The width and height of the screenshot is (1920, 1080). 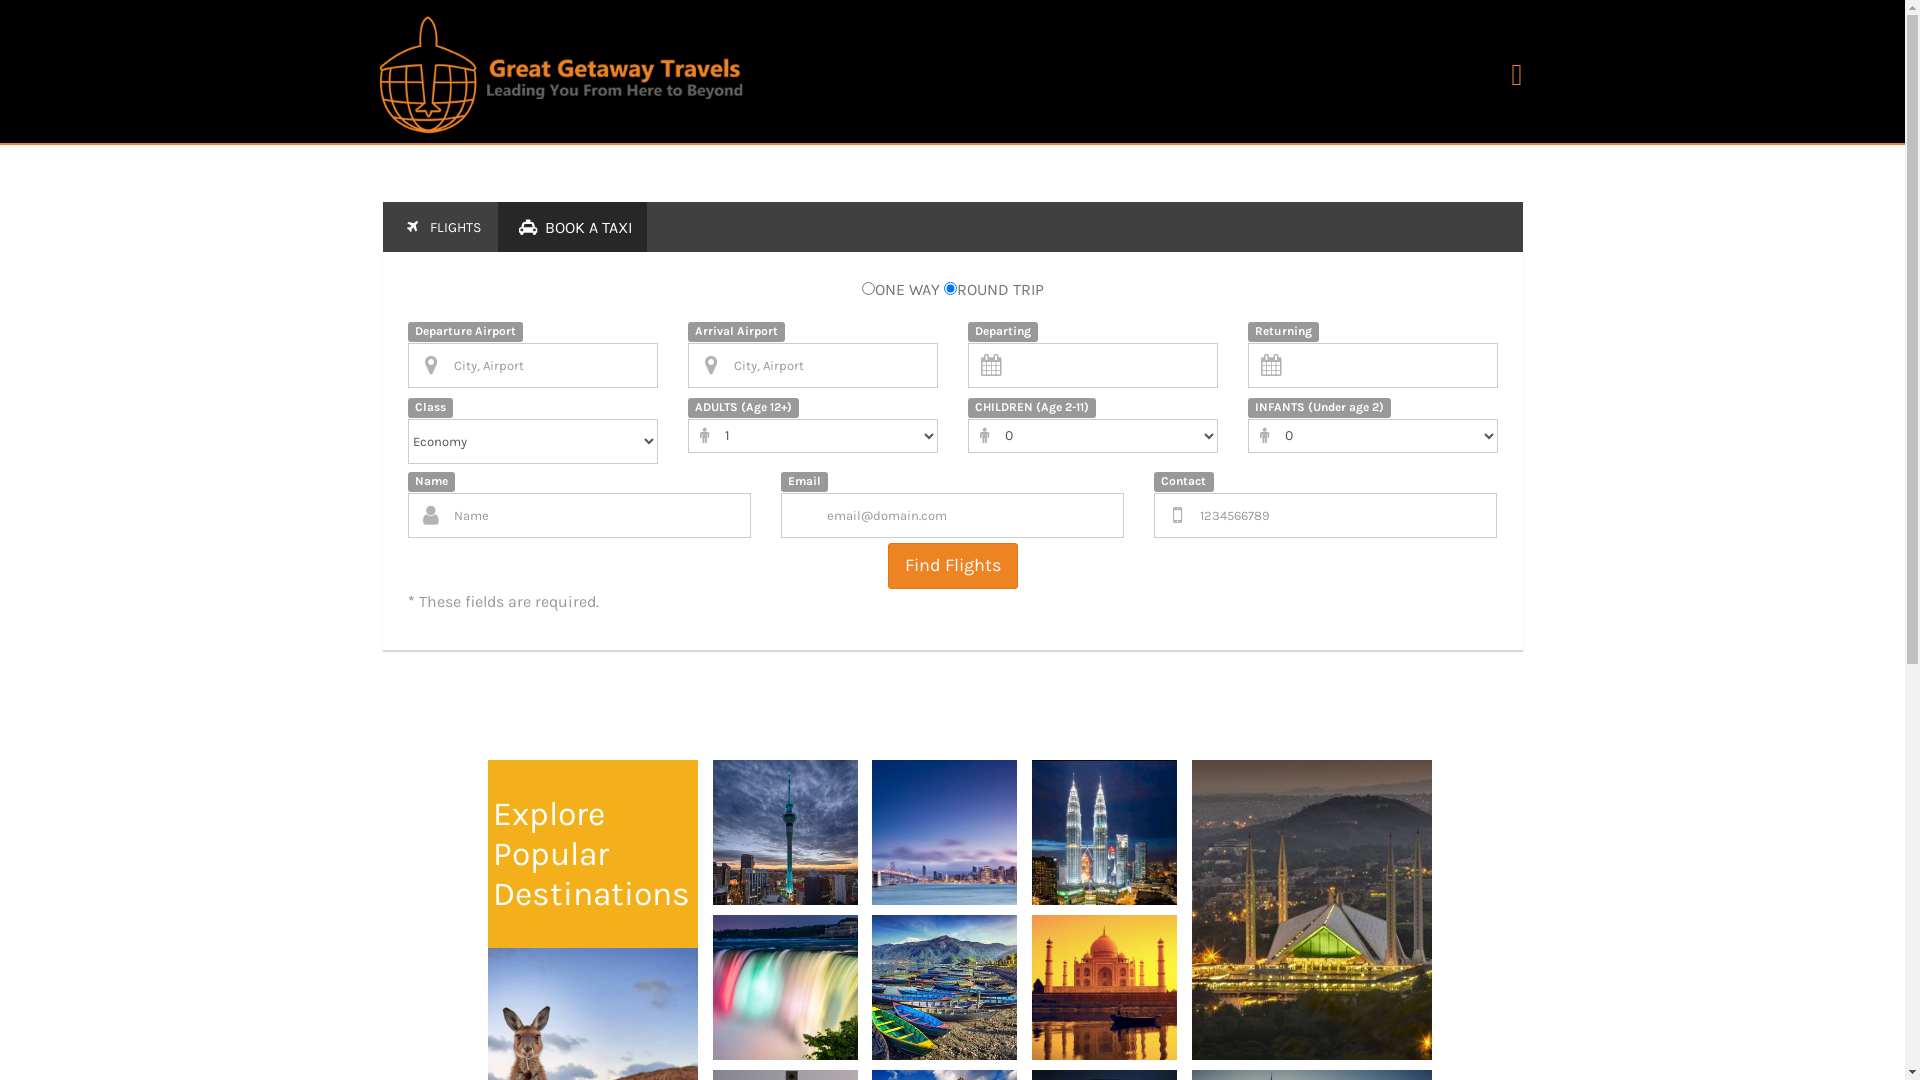 I want to click on 'FLIGHTS', so click(x=437, y=226).